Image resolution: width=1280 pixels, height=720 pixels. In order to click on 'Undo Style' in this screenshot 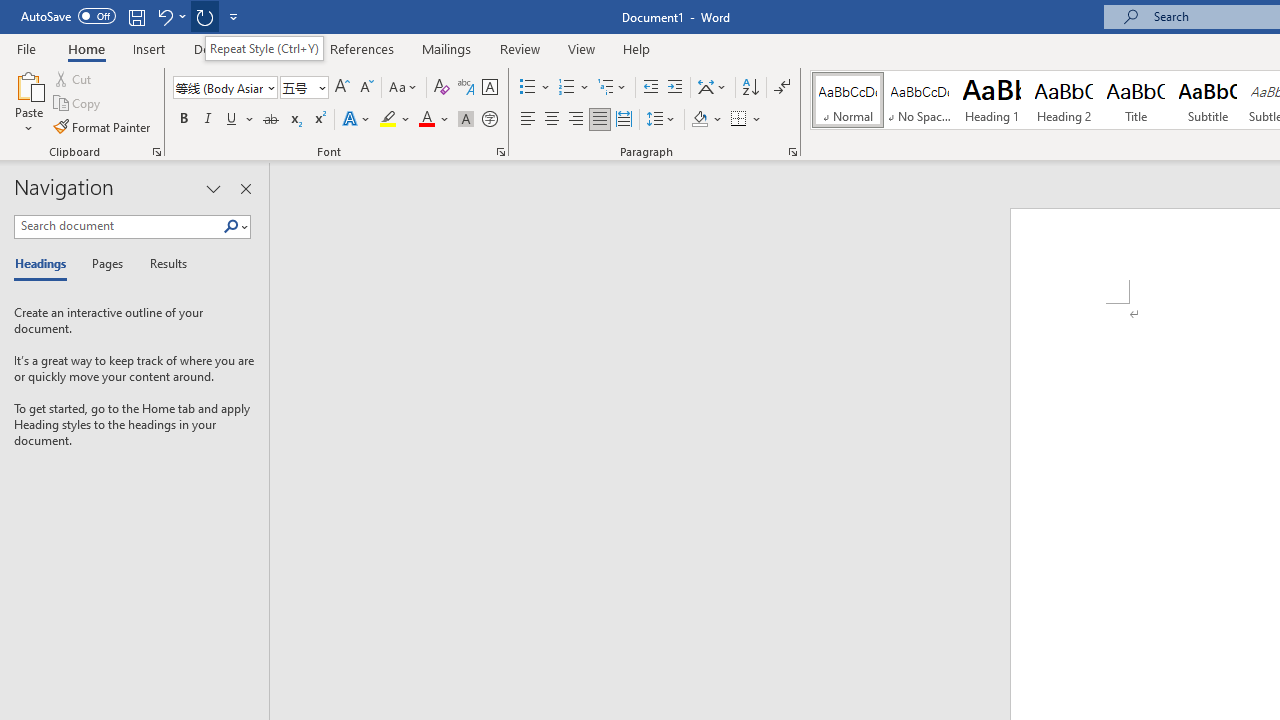, I will do `click(170, 16)`.